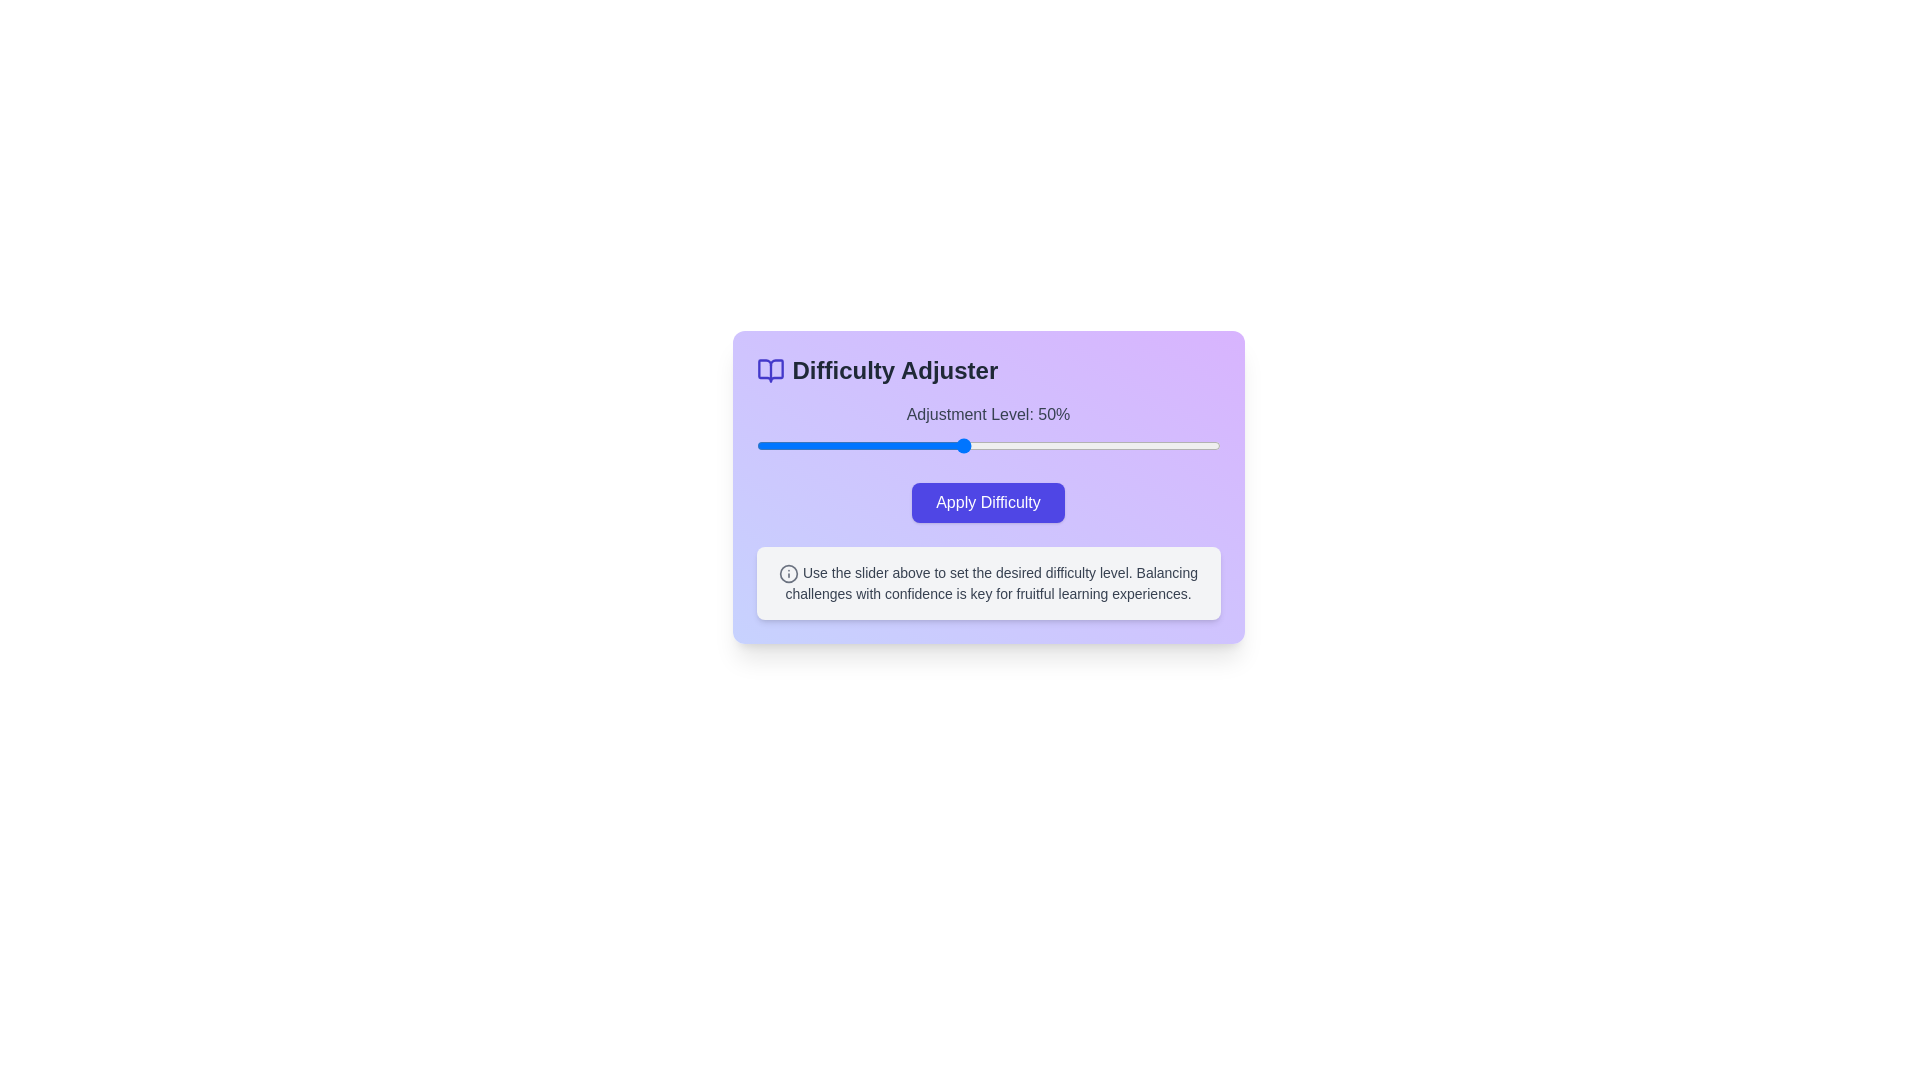 Image resolution: width=1920 pixels, height=1080 pixels. I want to click on the difficulty slider to 85%, so click(1143, 445).